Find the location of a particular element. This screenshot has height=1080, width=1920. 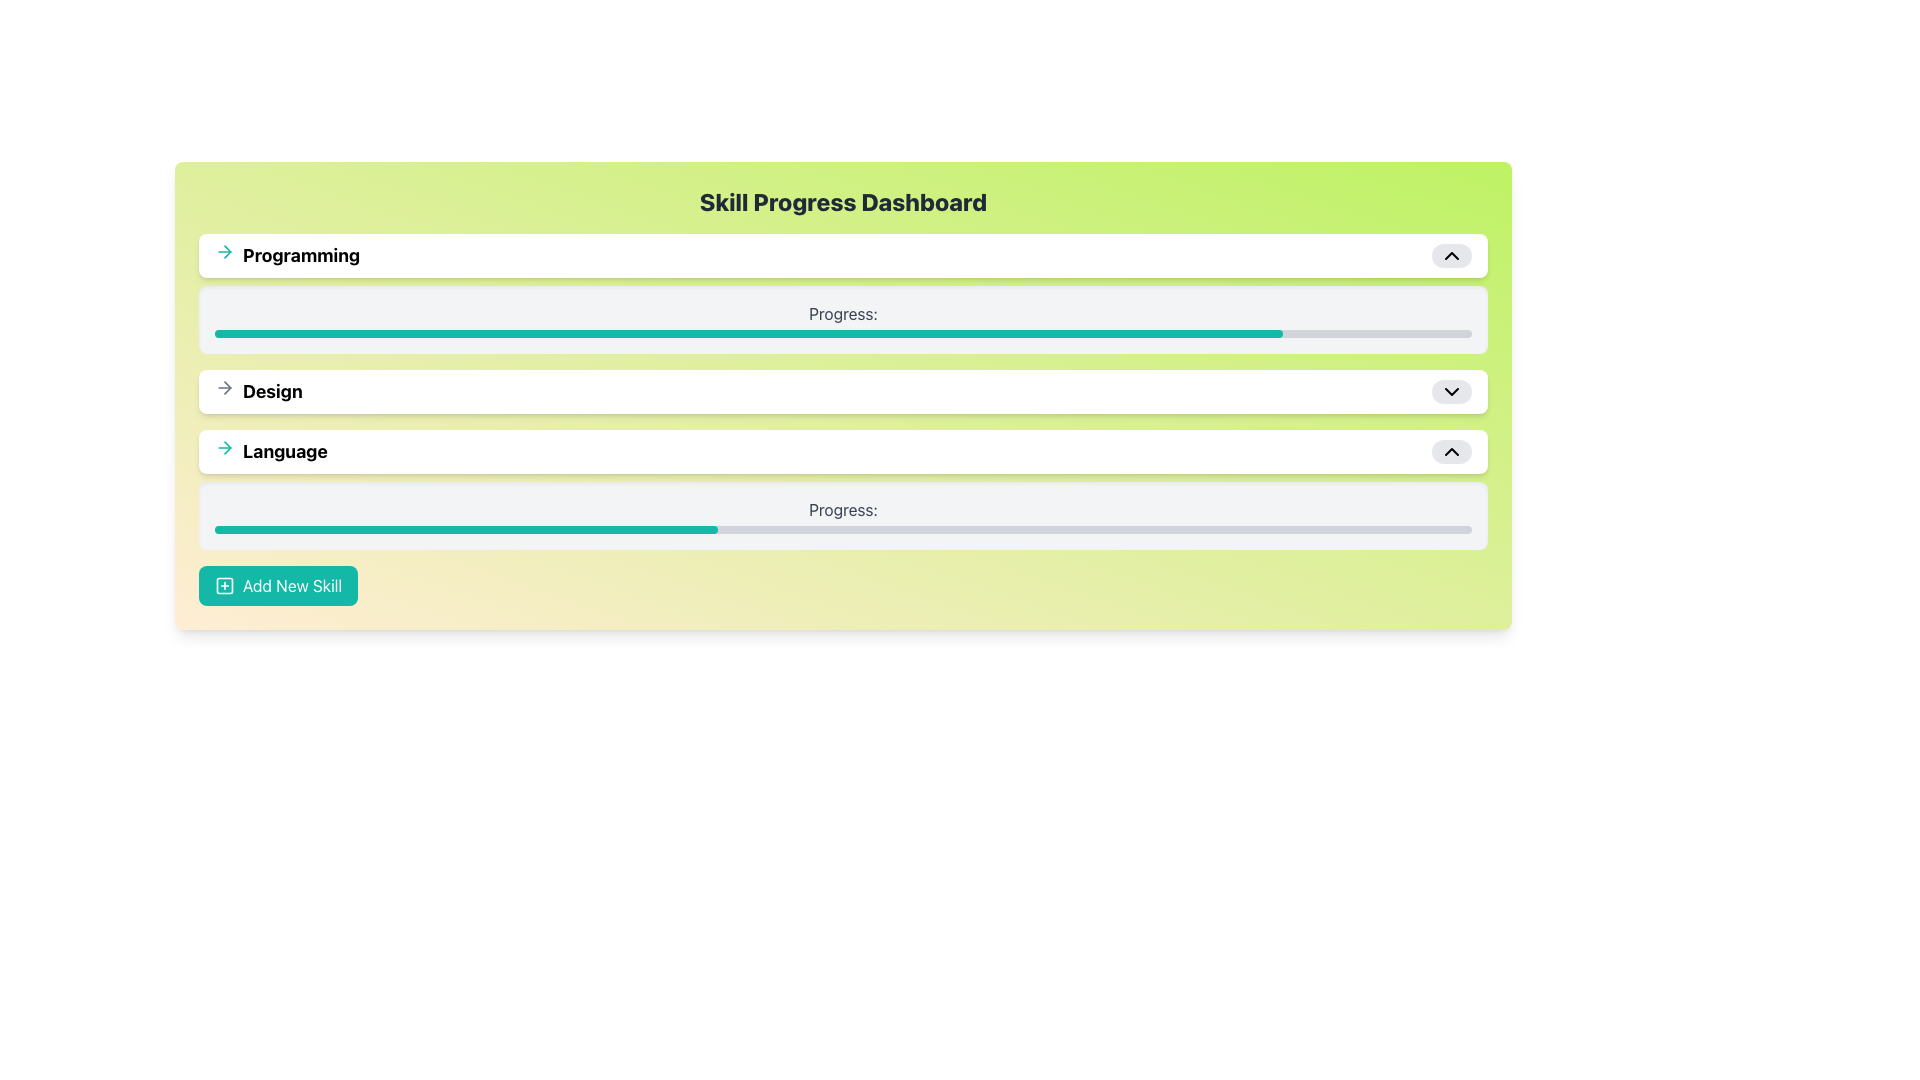

the upward-pointing chevron icon within the rounded button on the extreme right end of the 'Programming' row in the 'Skill Progress Dashboard' is located at coordinates (1451, 254).